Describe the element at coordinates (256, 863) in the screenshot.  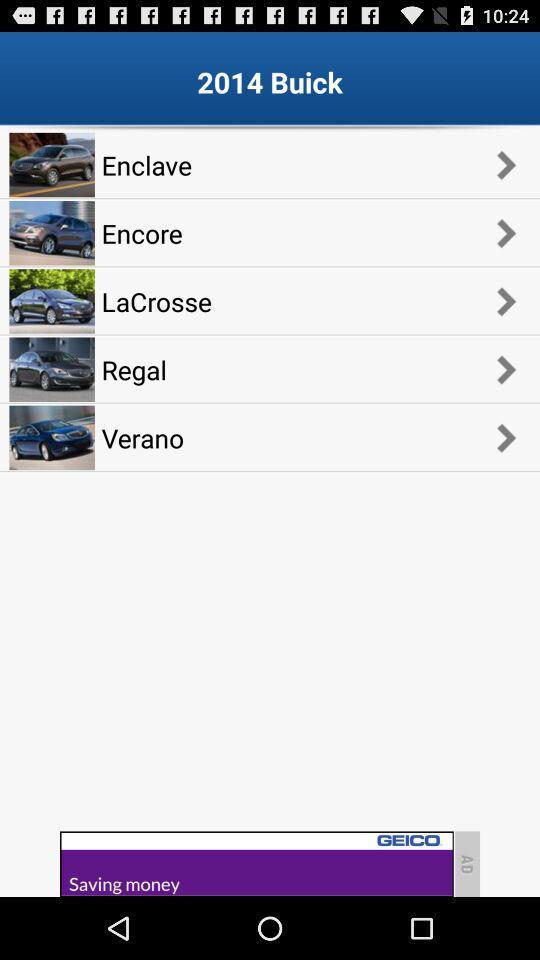
I see `advertisement` at that location.